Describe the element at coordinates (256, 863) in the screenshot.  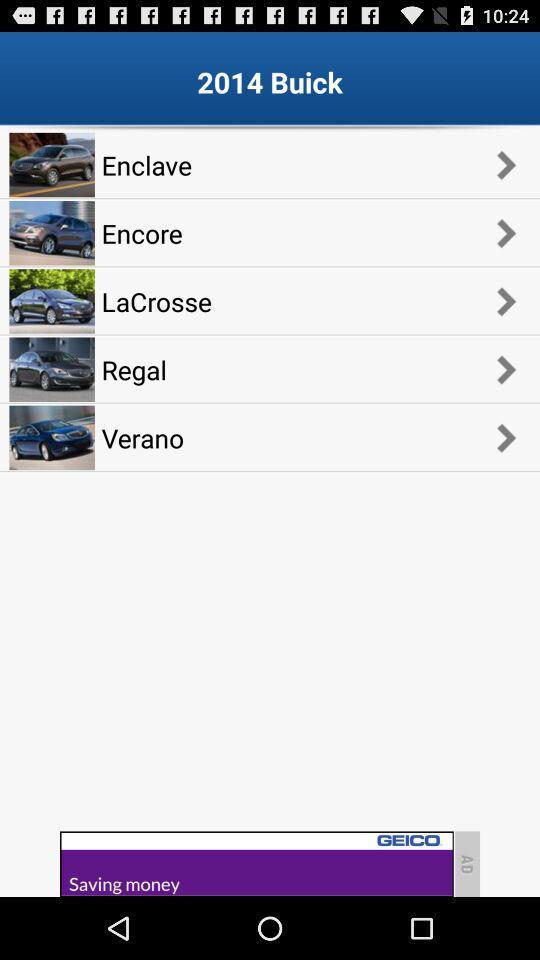
I see `advertisement` at that location.